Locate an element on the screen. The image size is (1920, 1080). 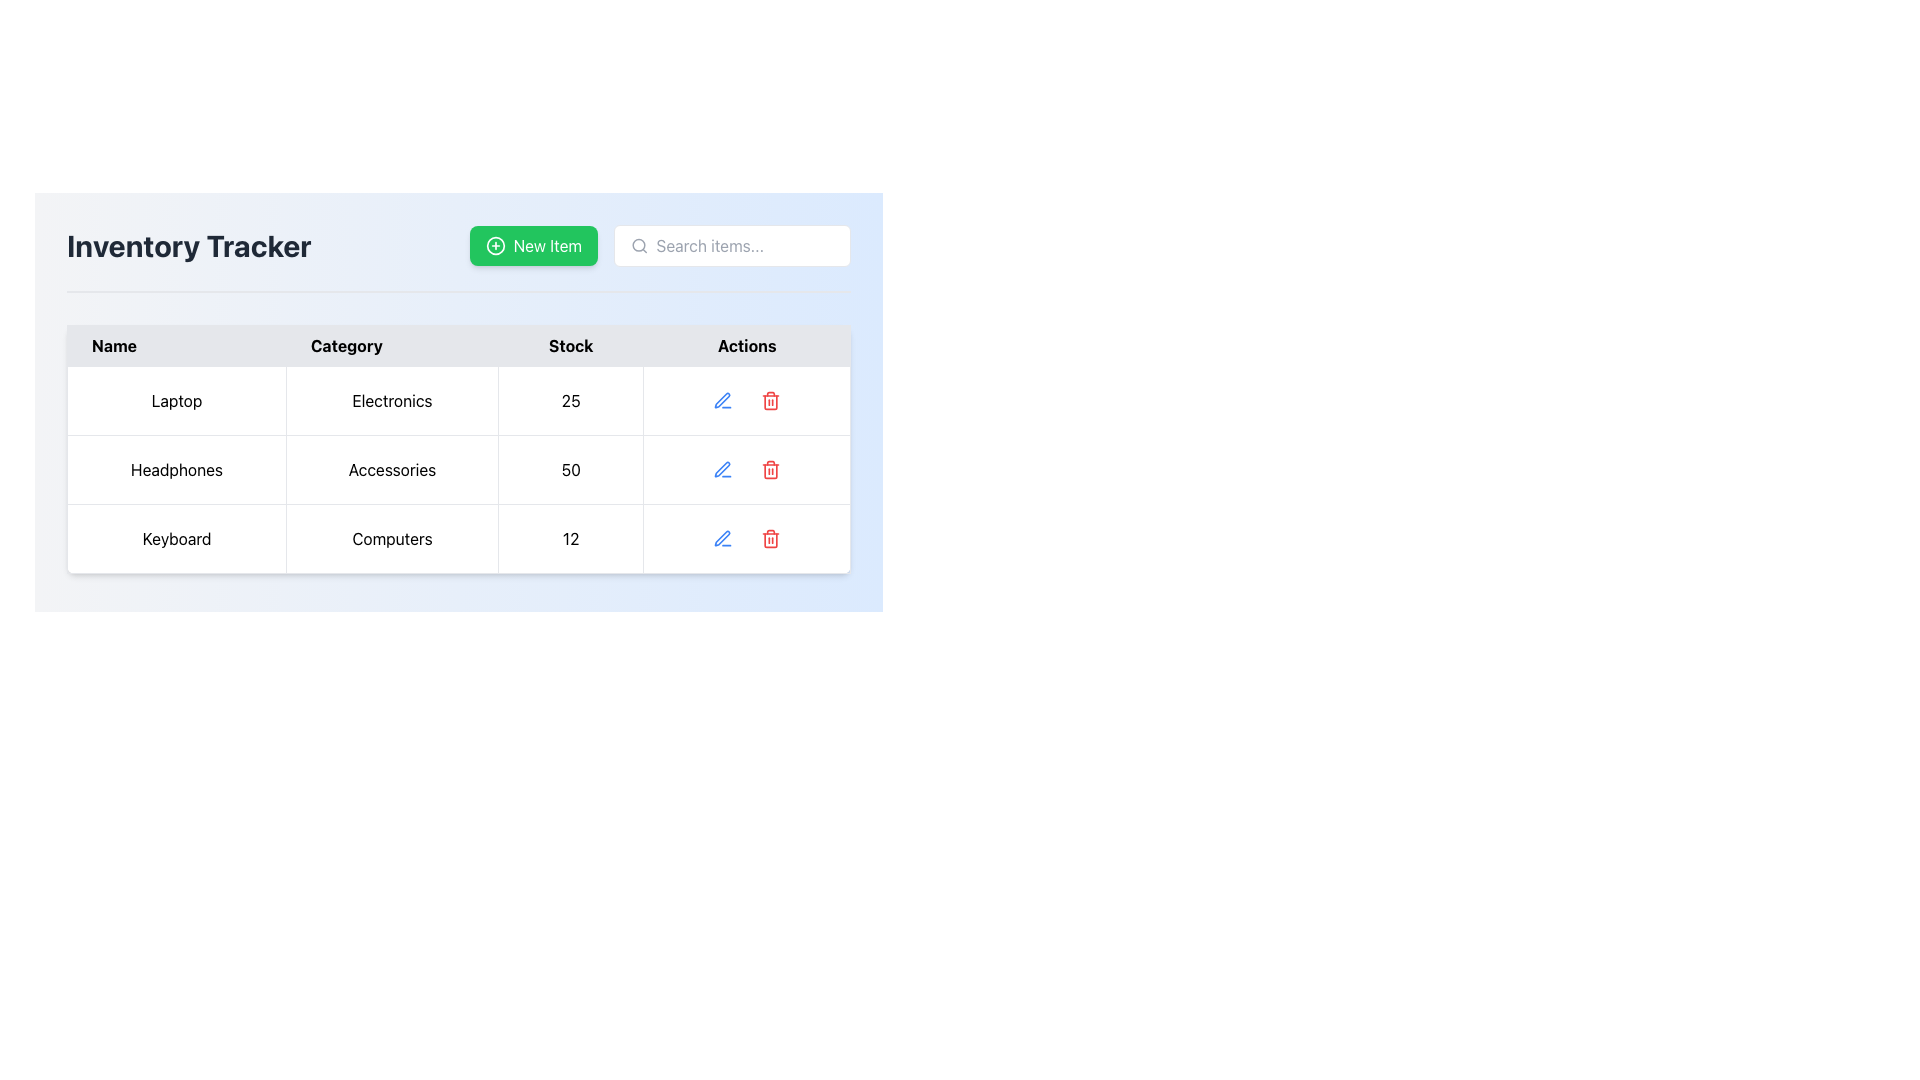
the static text field labeled 'Computers' located in the third row under the 'Category' column of the table is located at coordinates (392, 538).